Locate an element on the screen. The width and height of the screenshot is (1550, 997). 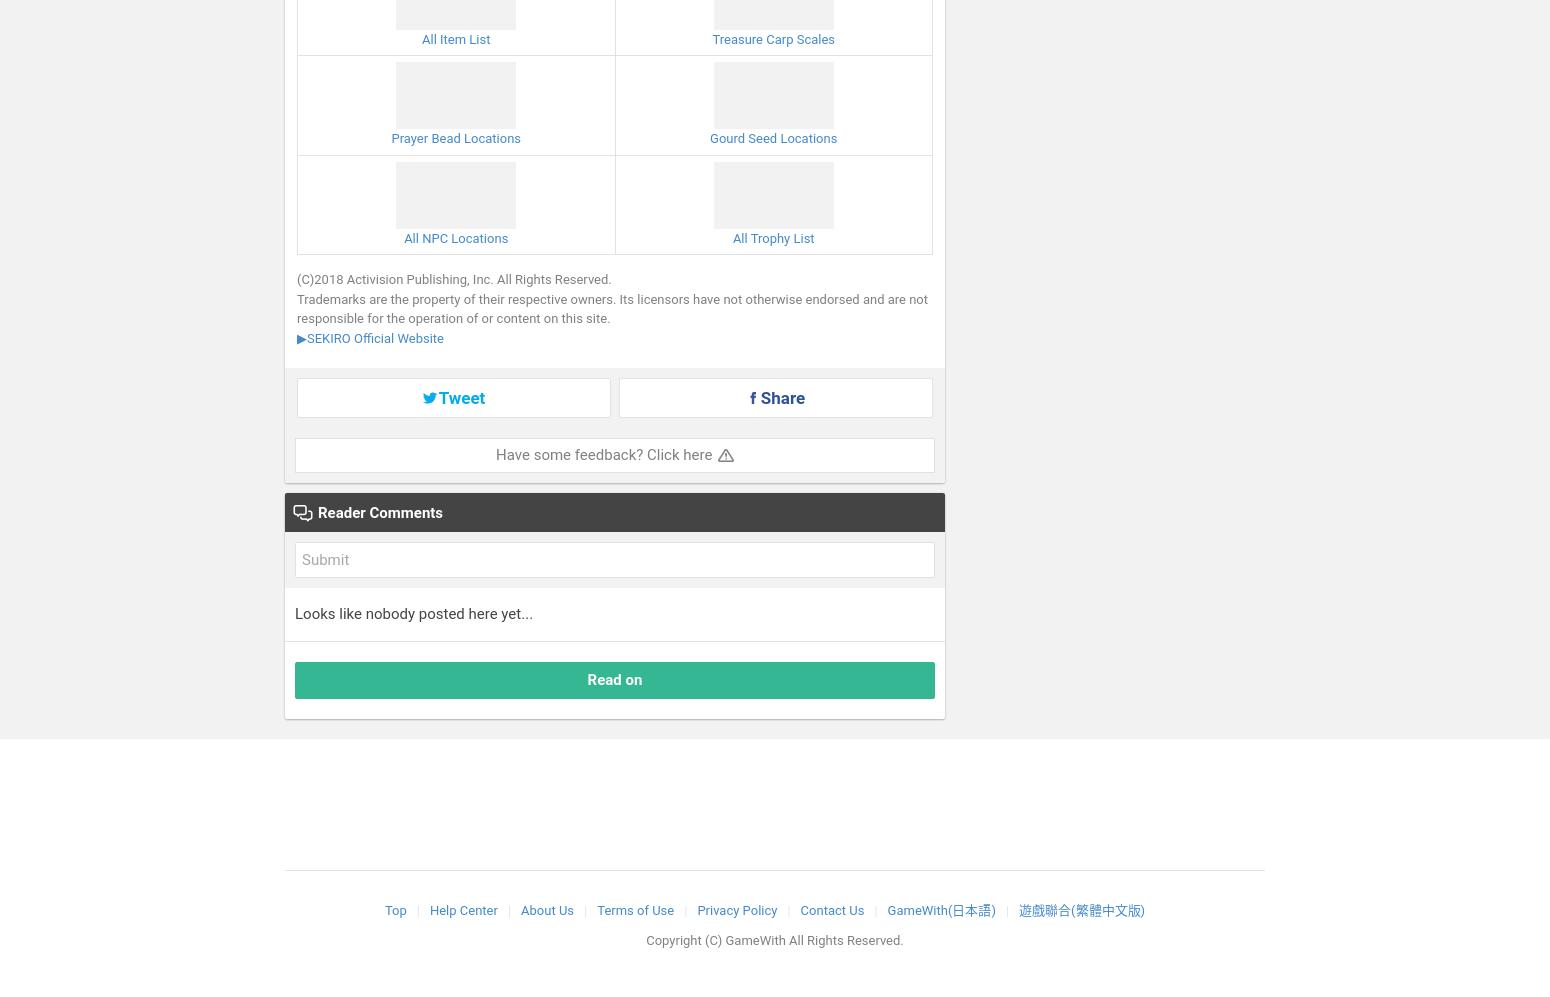
'(C)2018 Activision Publishing, Inc. All Rights Reserved.' is located at coordinates (453, 279).